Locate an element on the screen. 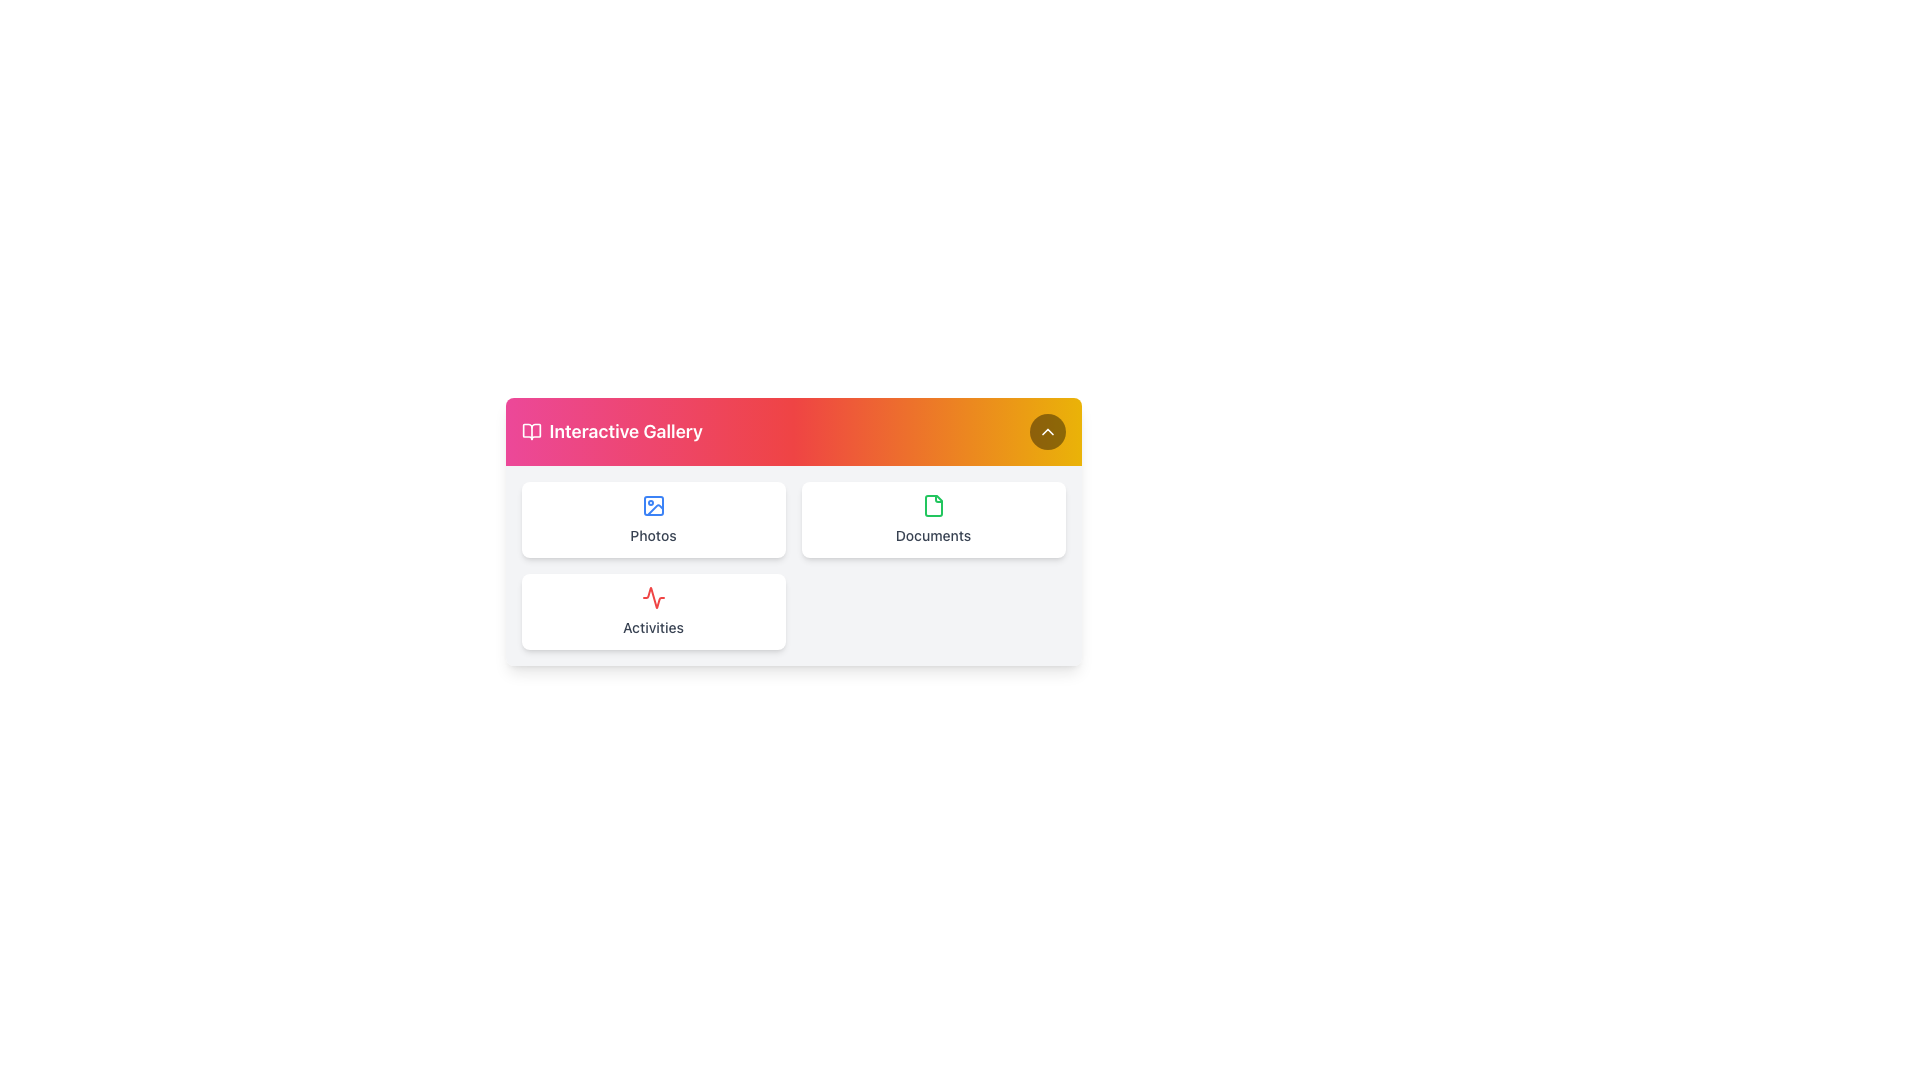 The image size is (1920, 1080). the text label beneath the document icon within the 'Documents' card on the right side of the grid layout is located at coordinates (932, 535).